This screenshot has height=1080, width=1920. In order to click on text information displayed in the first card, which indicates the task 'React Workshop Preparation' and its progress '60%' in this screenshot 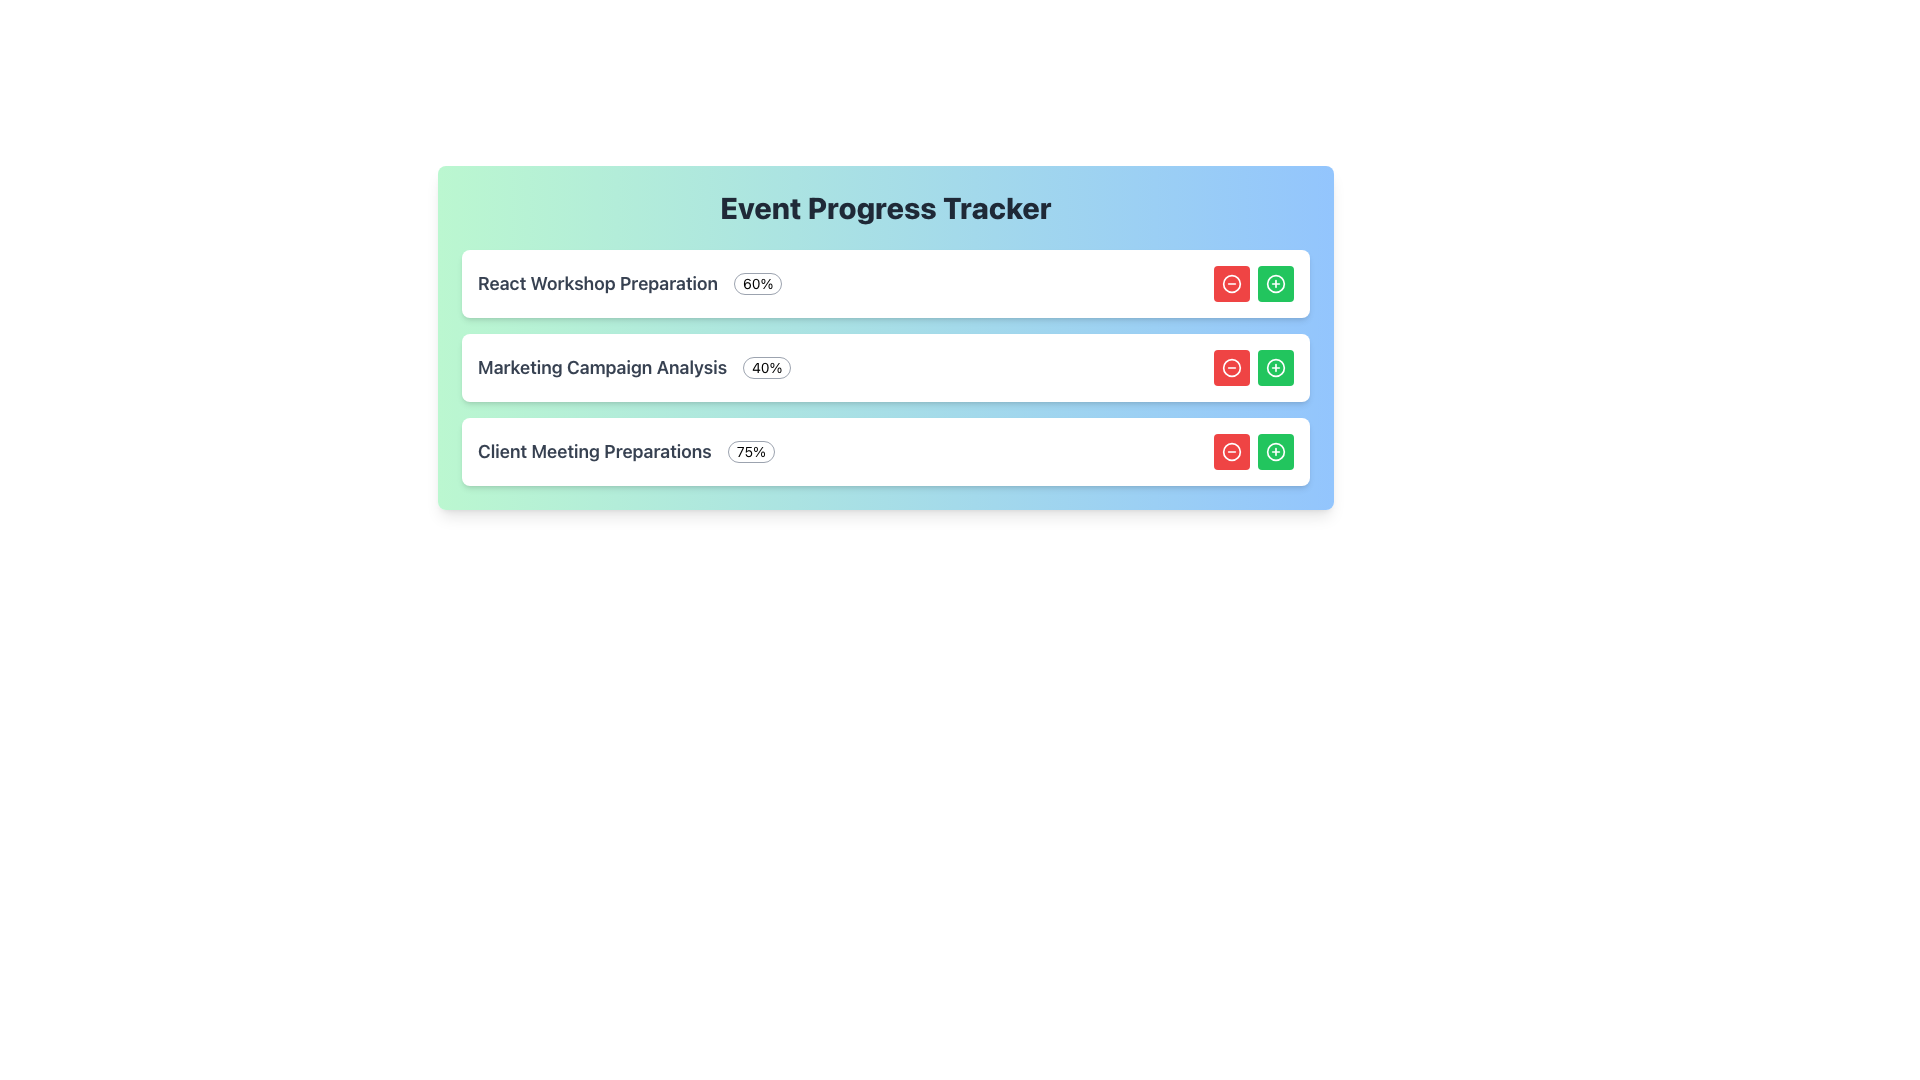, I will do `click(629, 284)`.